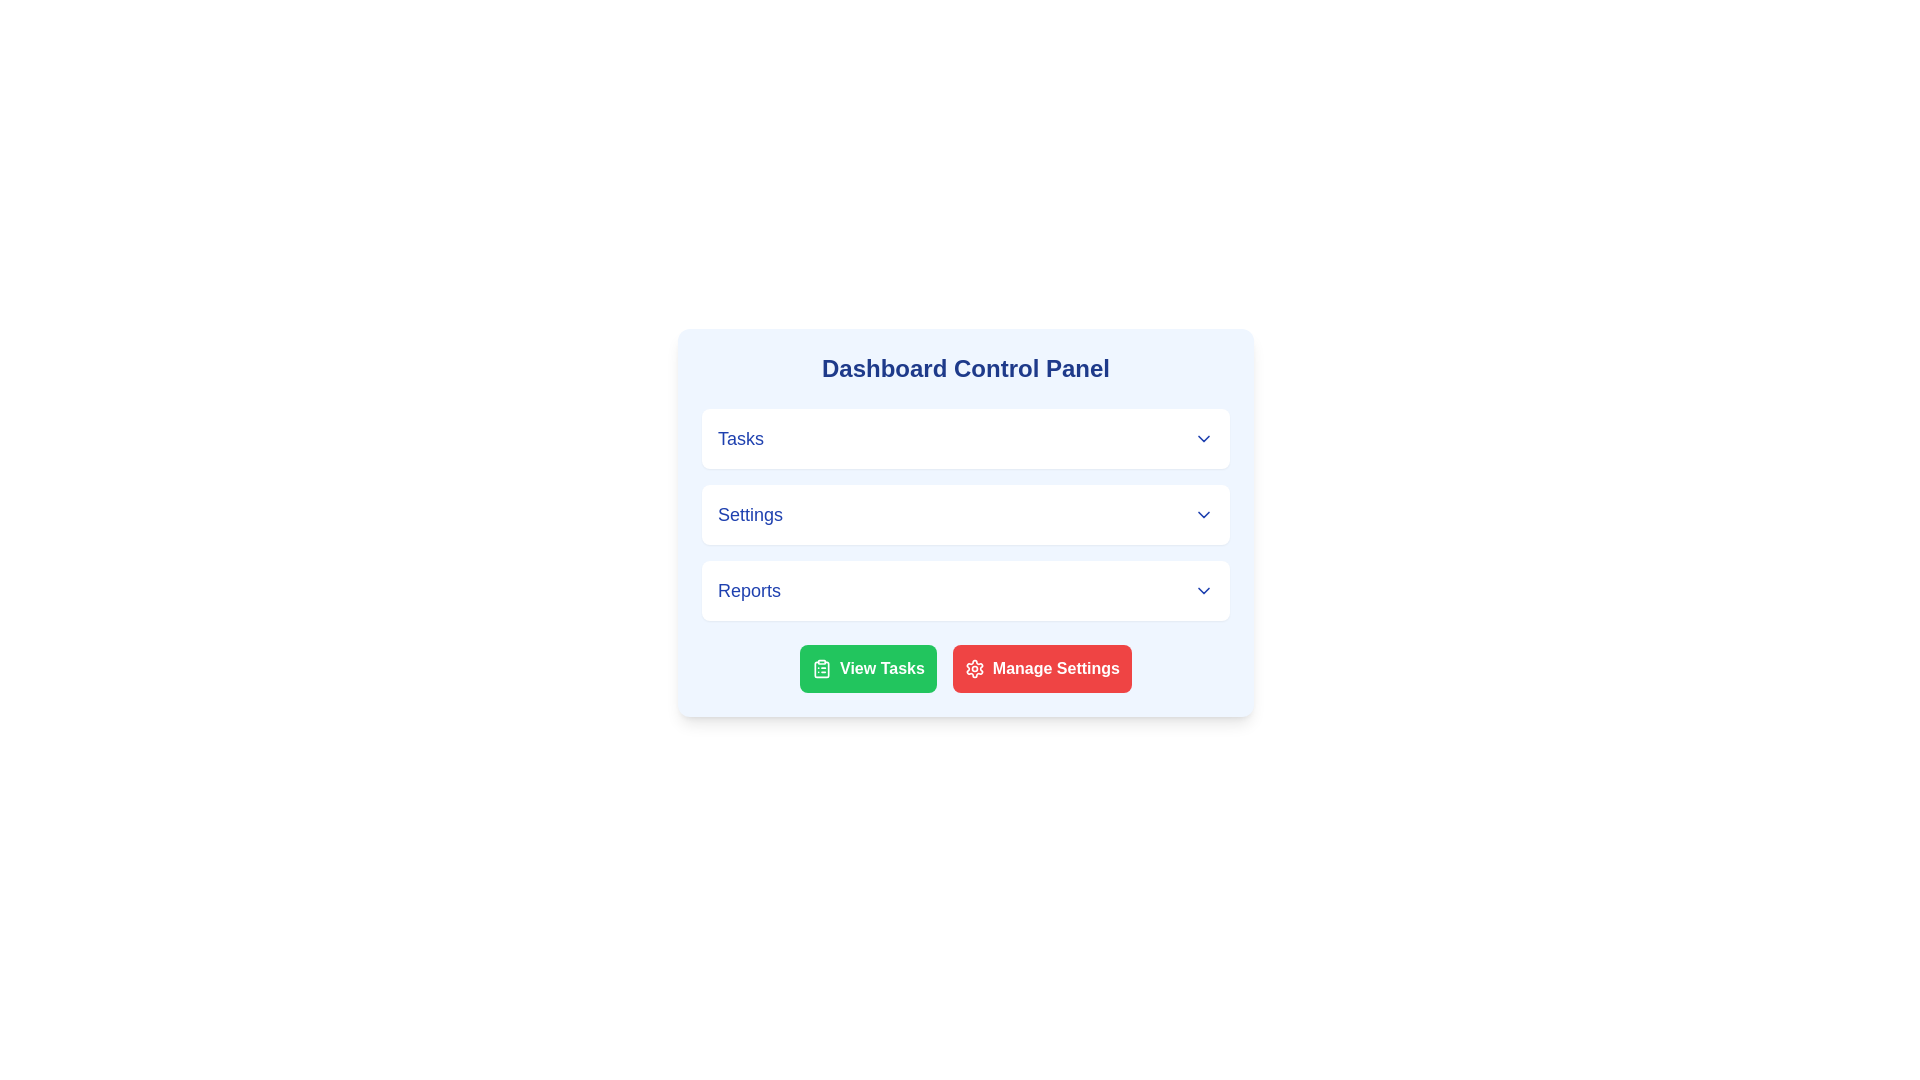 The height and width of the screenshot is (1080, 1920). Describe the element at coordinates (974, 668) in the screenshot. I see `the gear icon located to the left of the 'Manage Settings' button, which indicates configuration actions` at that location.